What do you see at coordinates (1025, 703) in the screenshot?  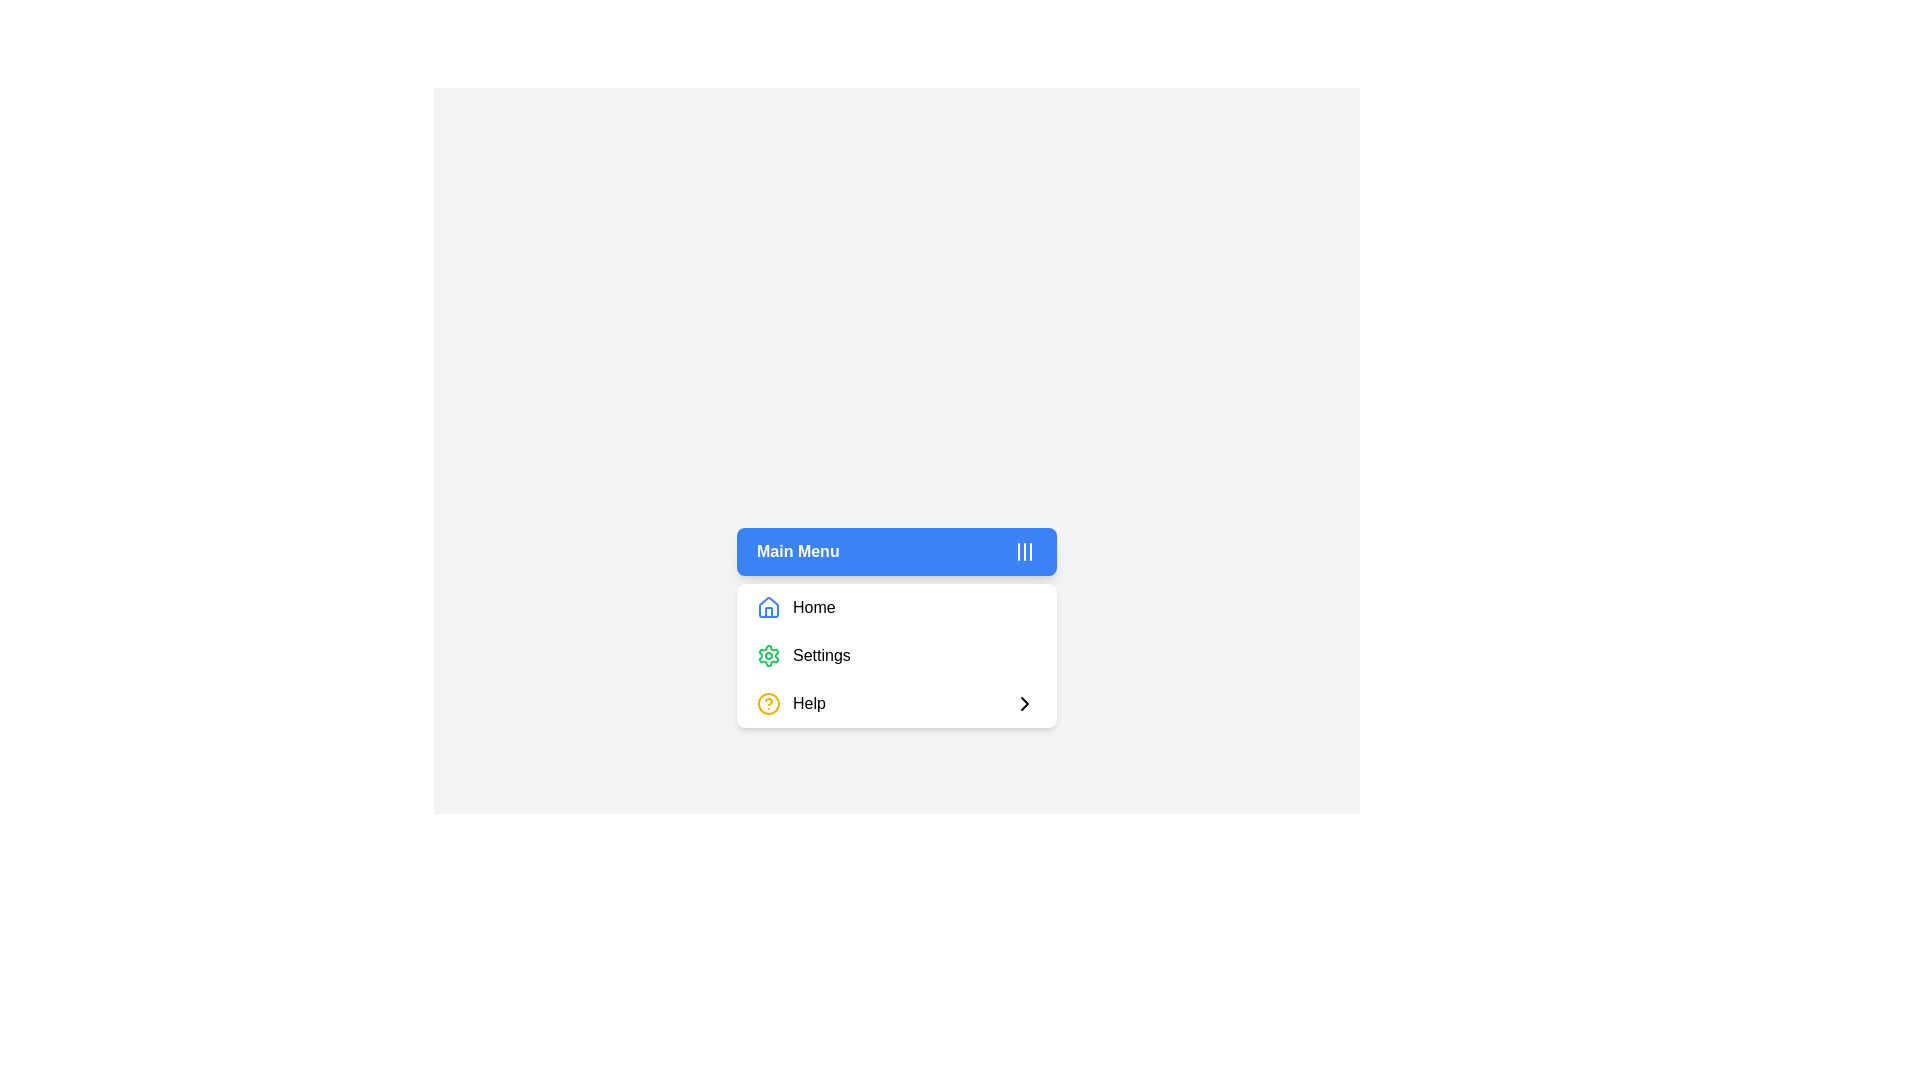 I see `the SVG Chevron icon located to the right of the 'Help' text in the dropdown menu, which indicates a nested menu or additional details` at bounding box center [1025, 703].